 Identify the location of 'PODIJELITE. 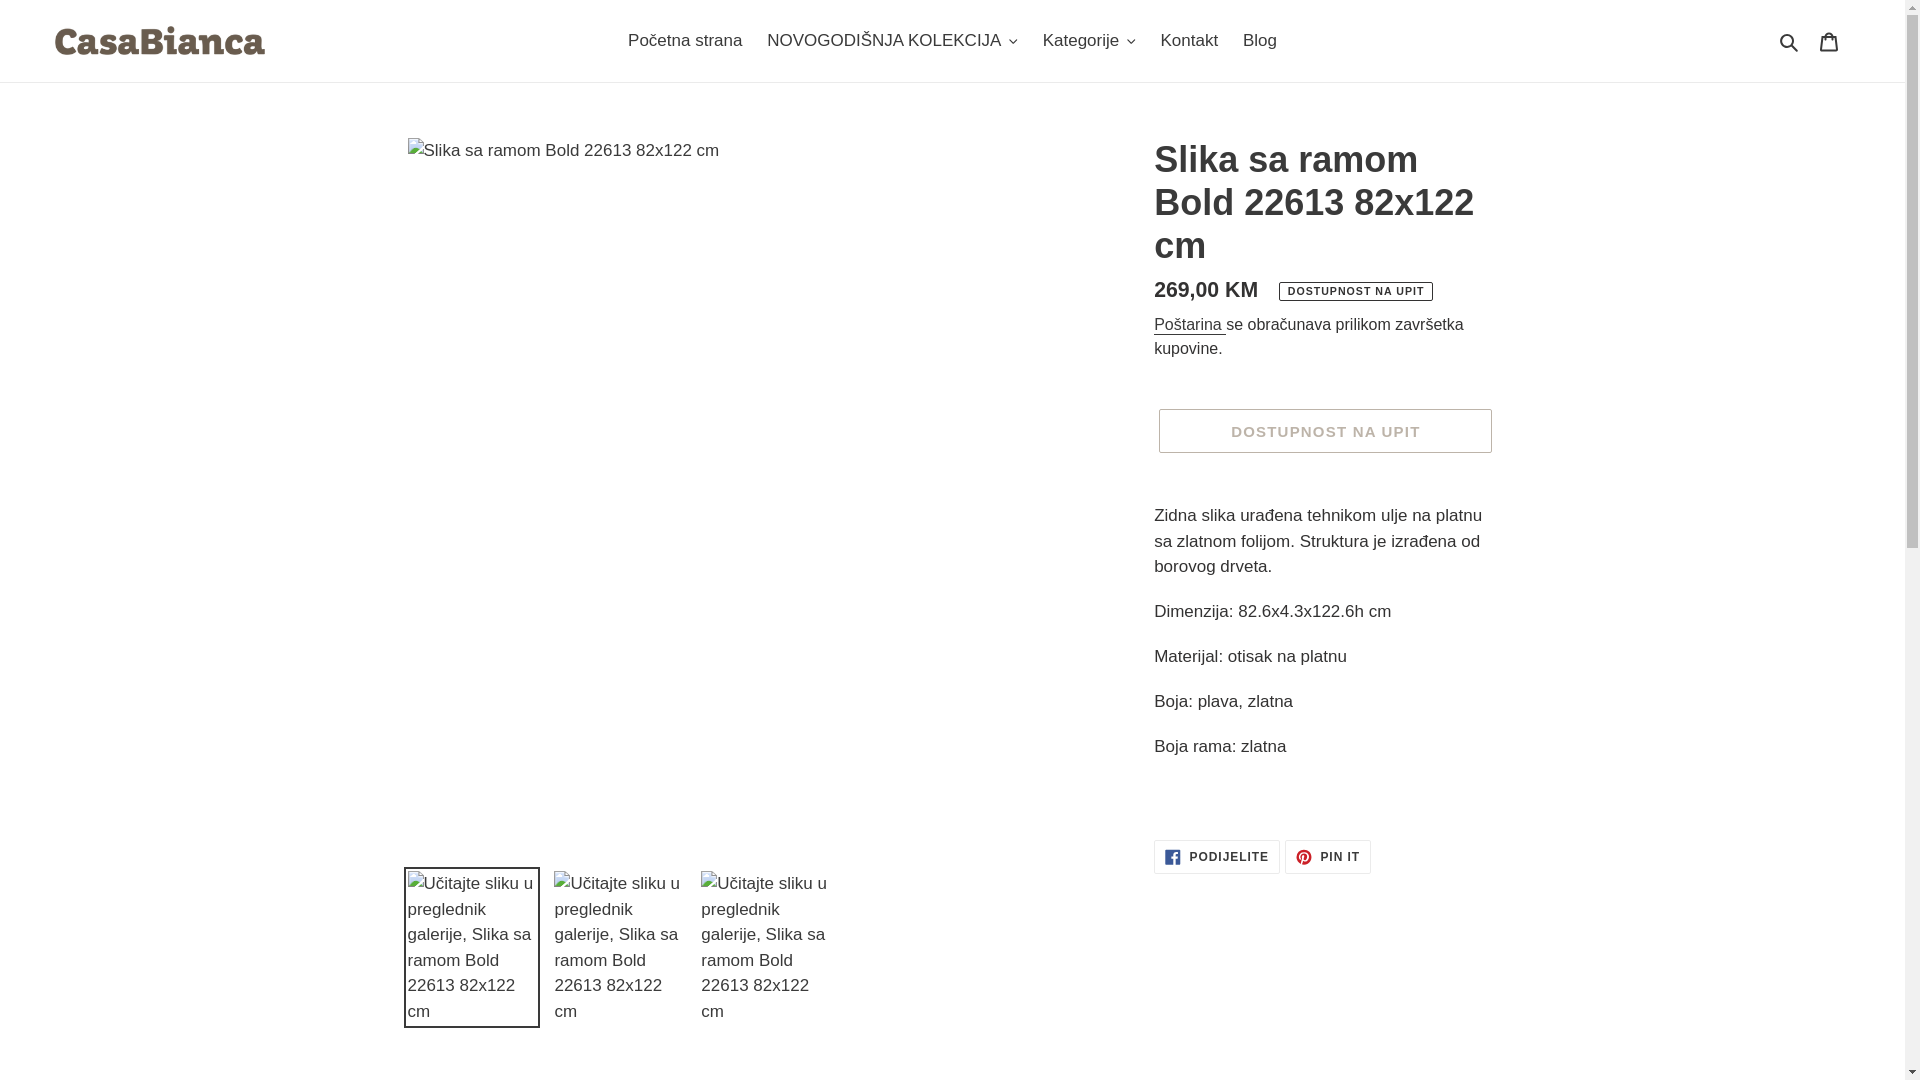
(1216, 855).